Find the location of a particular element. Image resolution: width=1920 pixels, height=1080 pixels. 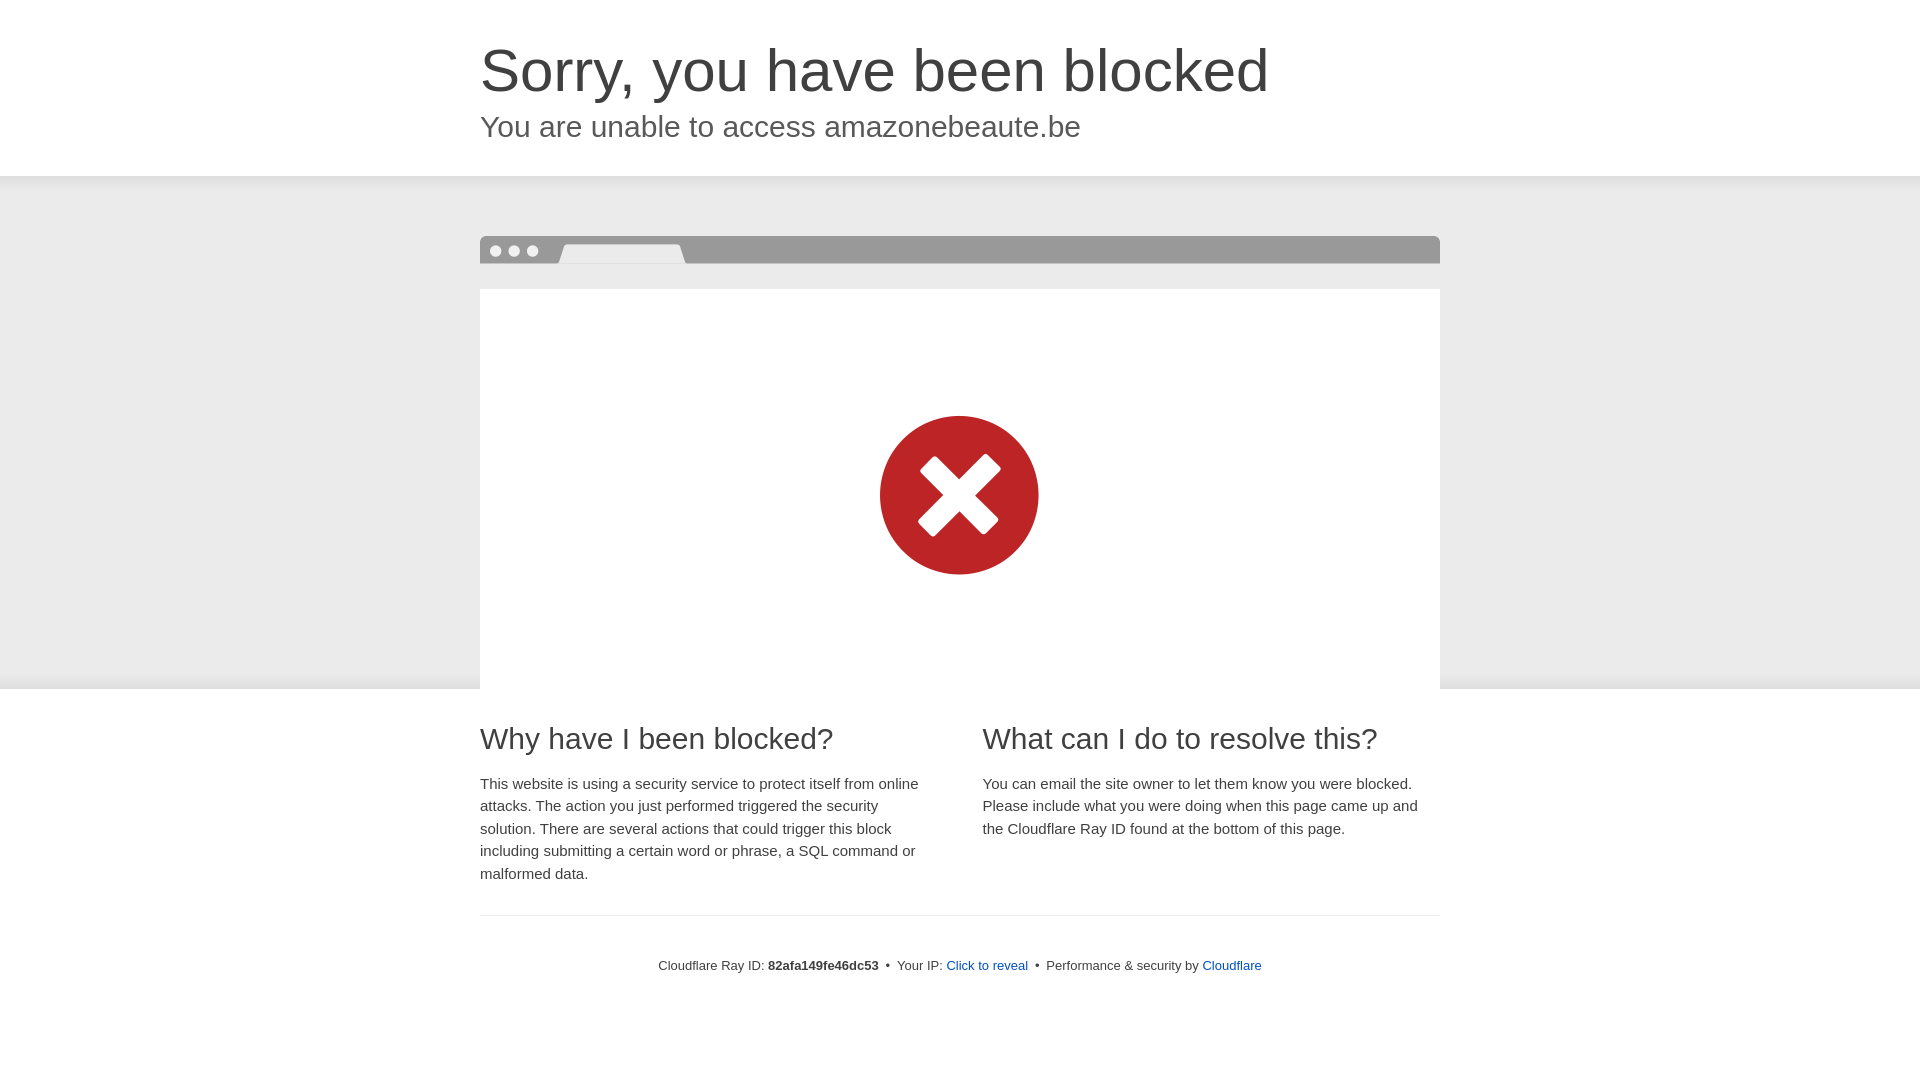

'Click to reveal' is located at coordinates (987, 964).